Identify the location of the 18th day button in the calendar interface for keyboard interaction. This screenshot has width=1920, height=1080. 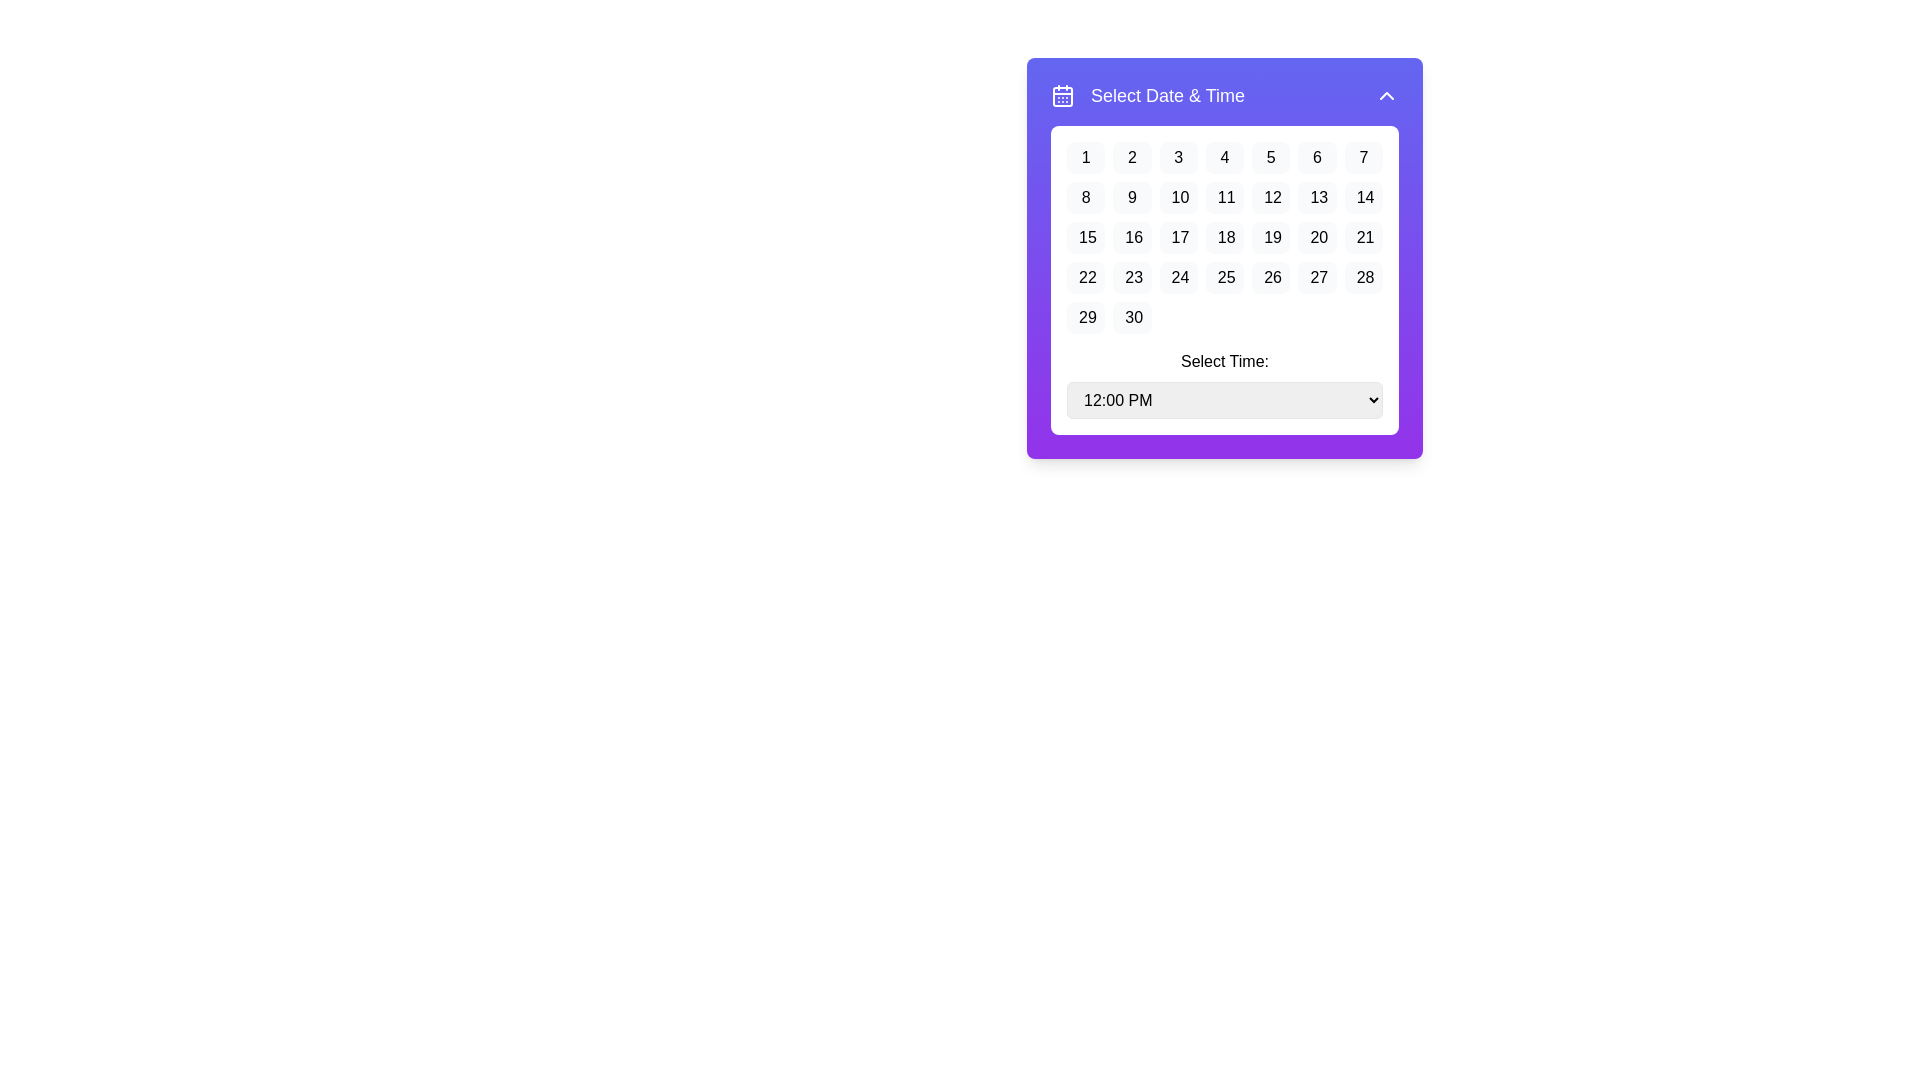
(1223, 237).